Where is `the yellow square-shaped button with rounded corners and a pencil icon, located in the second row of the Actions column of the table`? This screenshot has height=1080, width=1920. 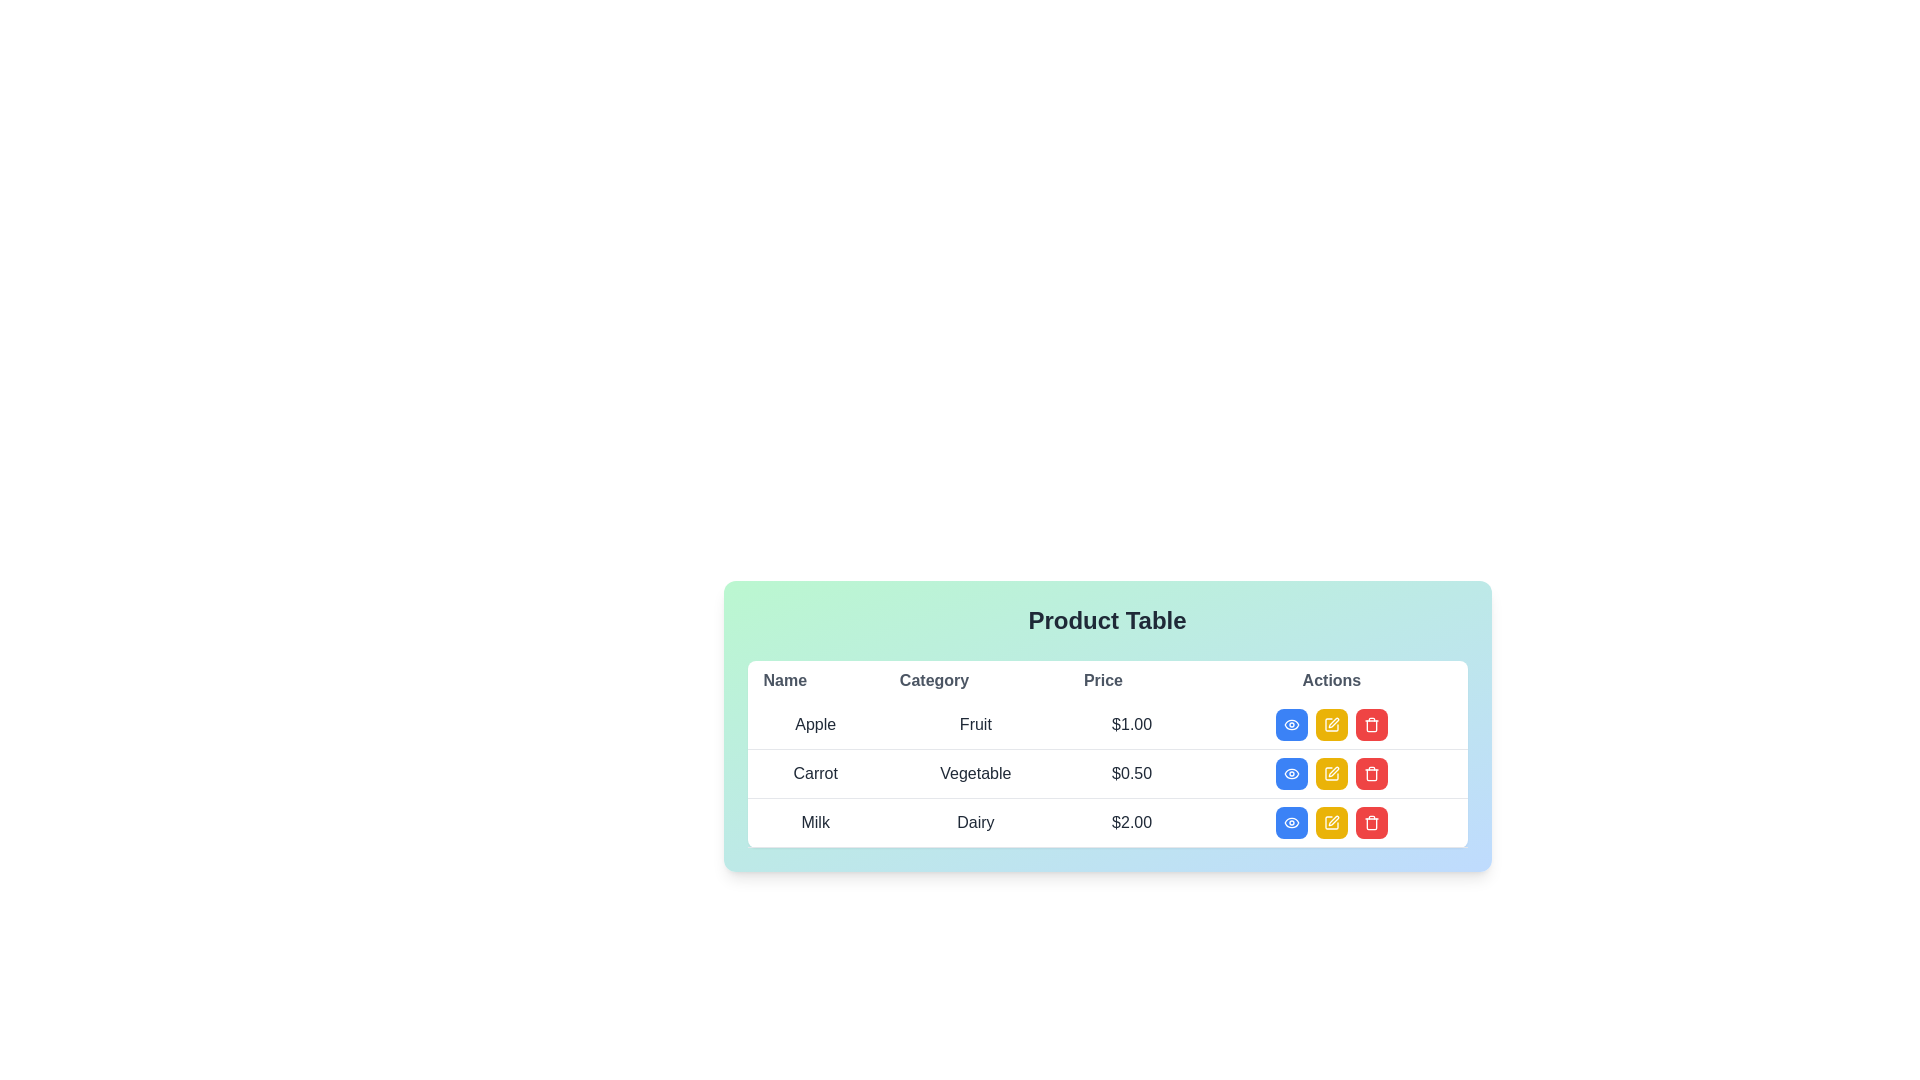
the yellow square-shaped button with rounded corners and a pencil icon, located in the second row of the Actions column of the table is located at coordinates (1330, 725).